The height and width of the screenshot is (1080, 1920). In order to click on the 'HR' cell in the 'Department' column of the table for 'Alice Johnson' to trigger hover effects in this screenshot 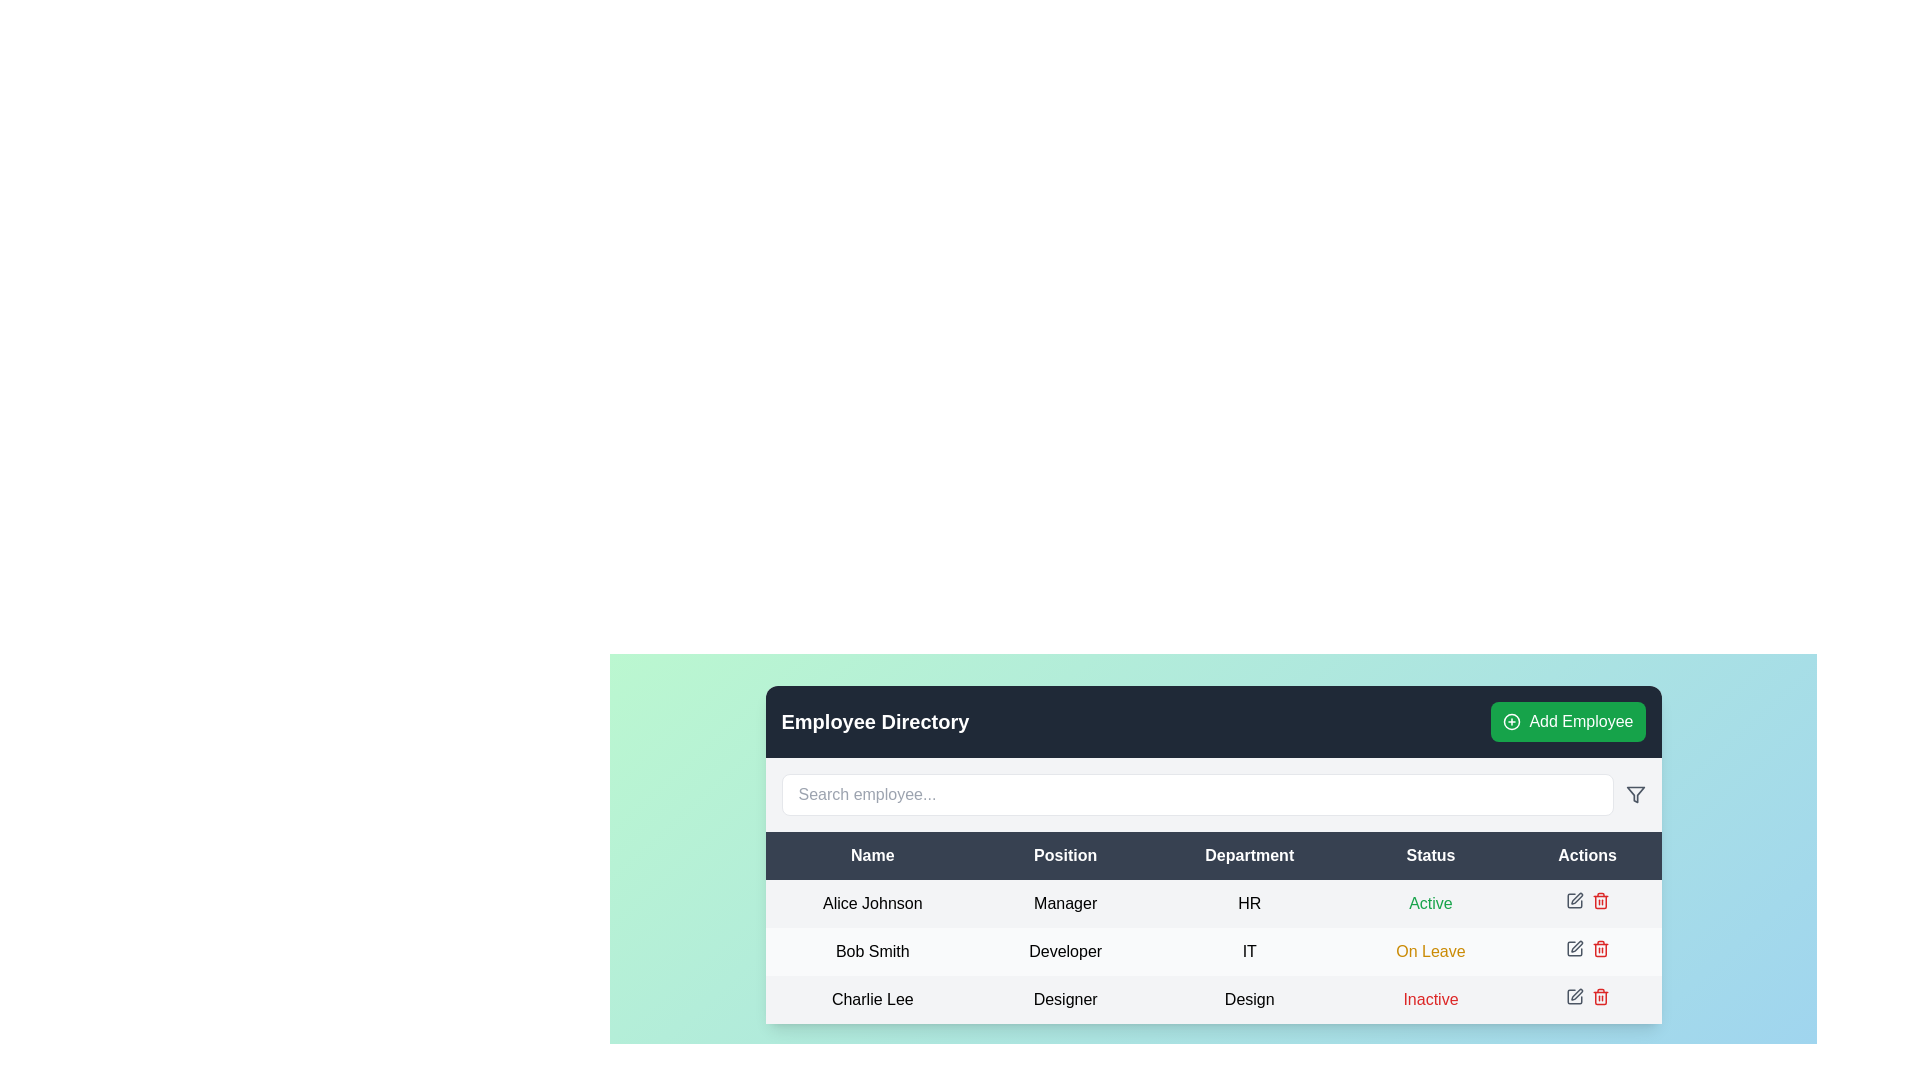, I will do `click(1212, 928)`.